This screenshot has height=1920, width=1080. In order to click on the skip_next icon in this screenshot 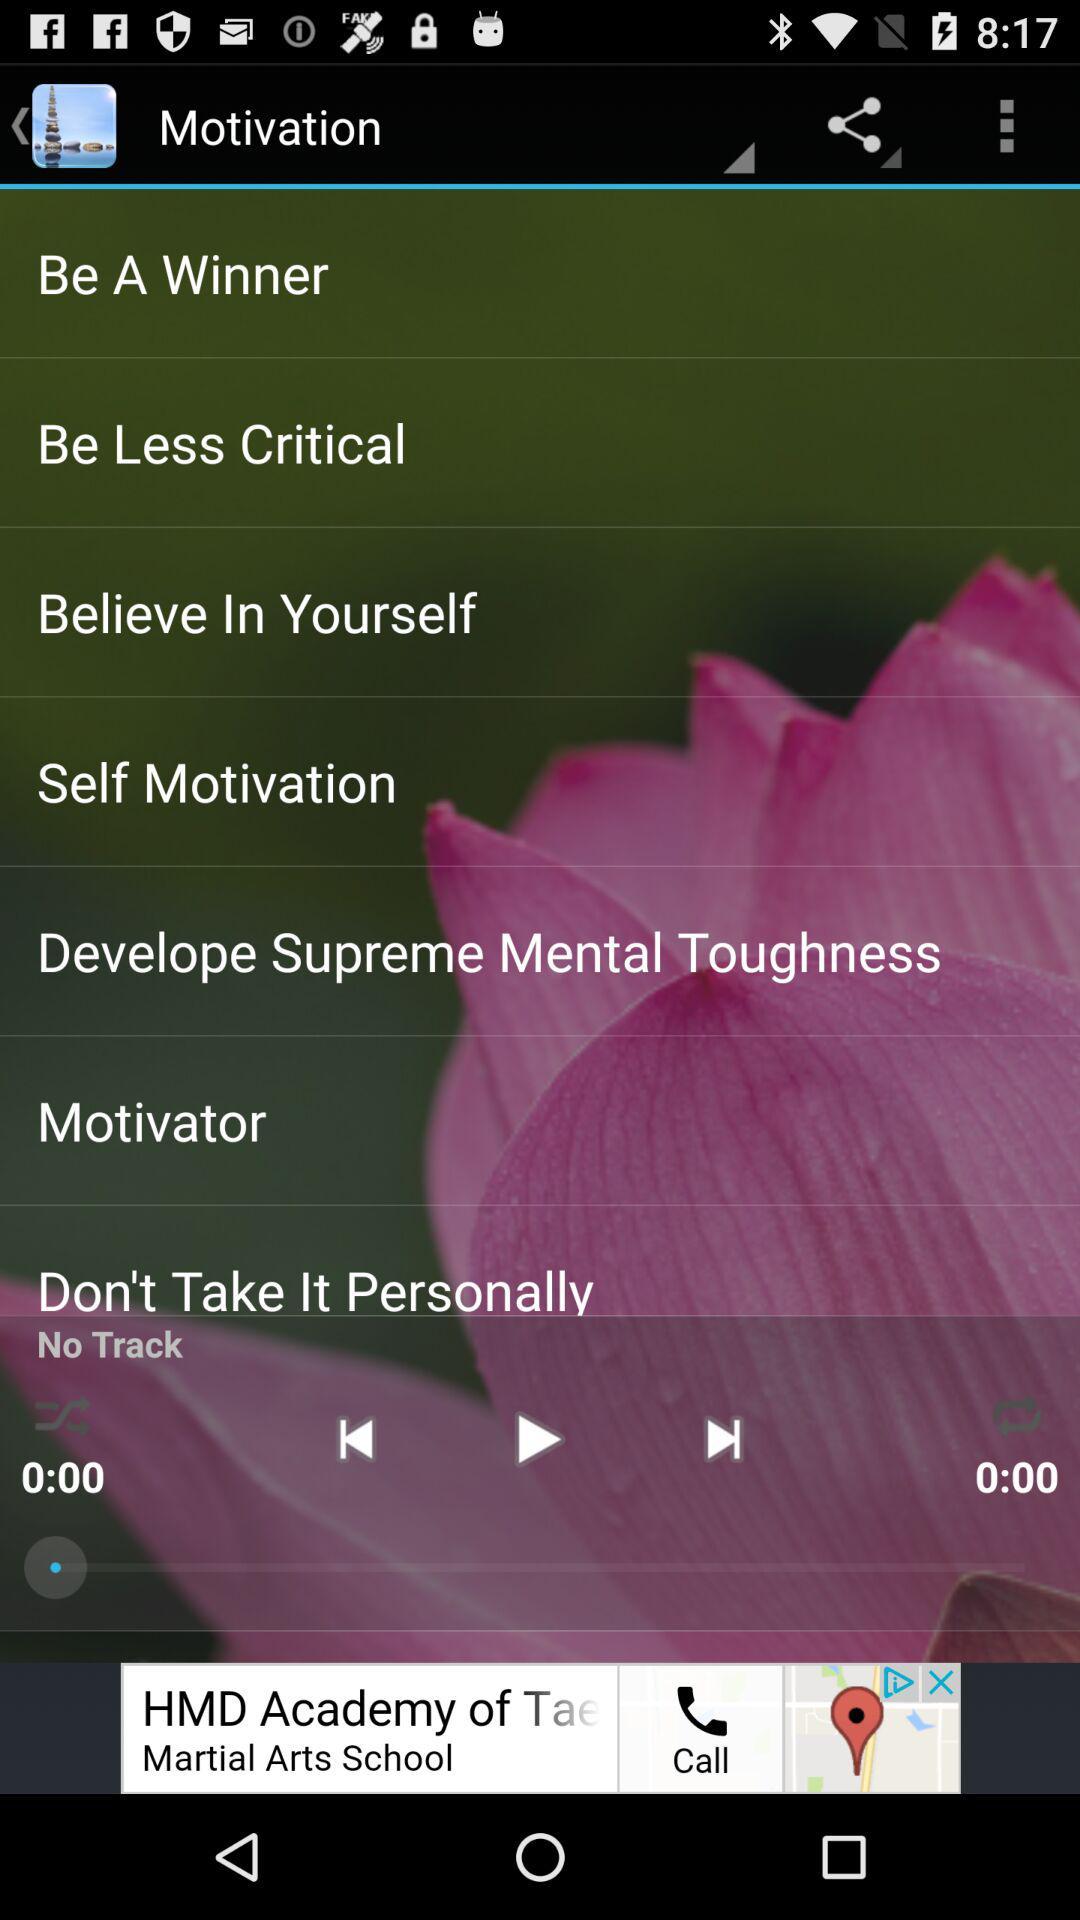, I will do `click(723, 1538)`.